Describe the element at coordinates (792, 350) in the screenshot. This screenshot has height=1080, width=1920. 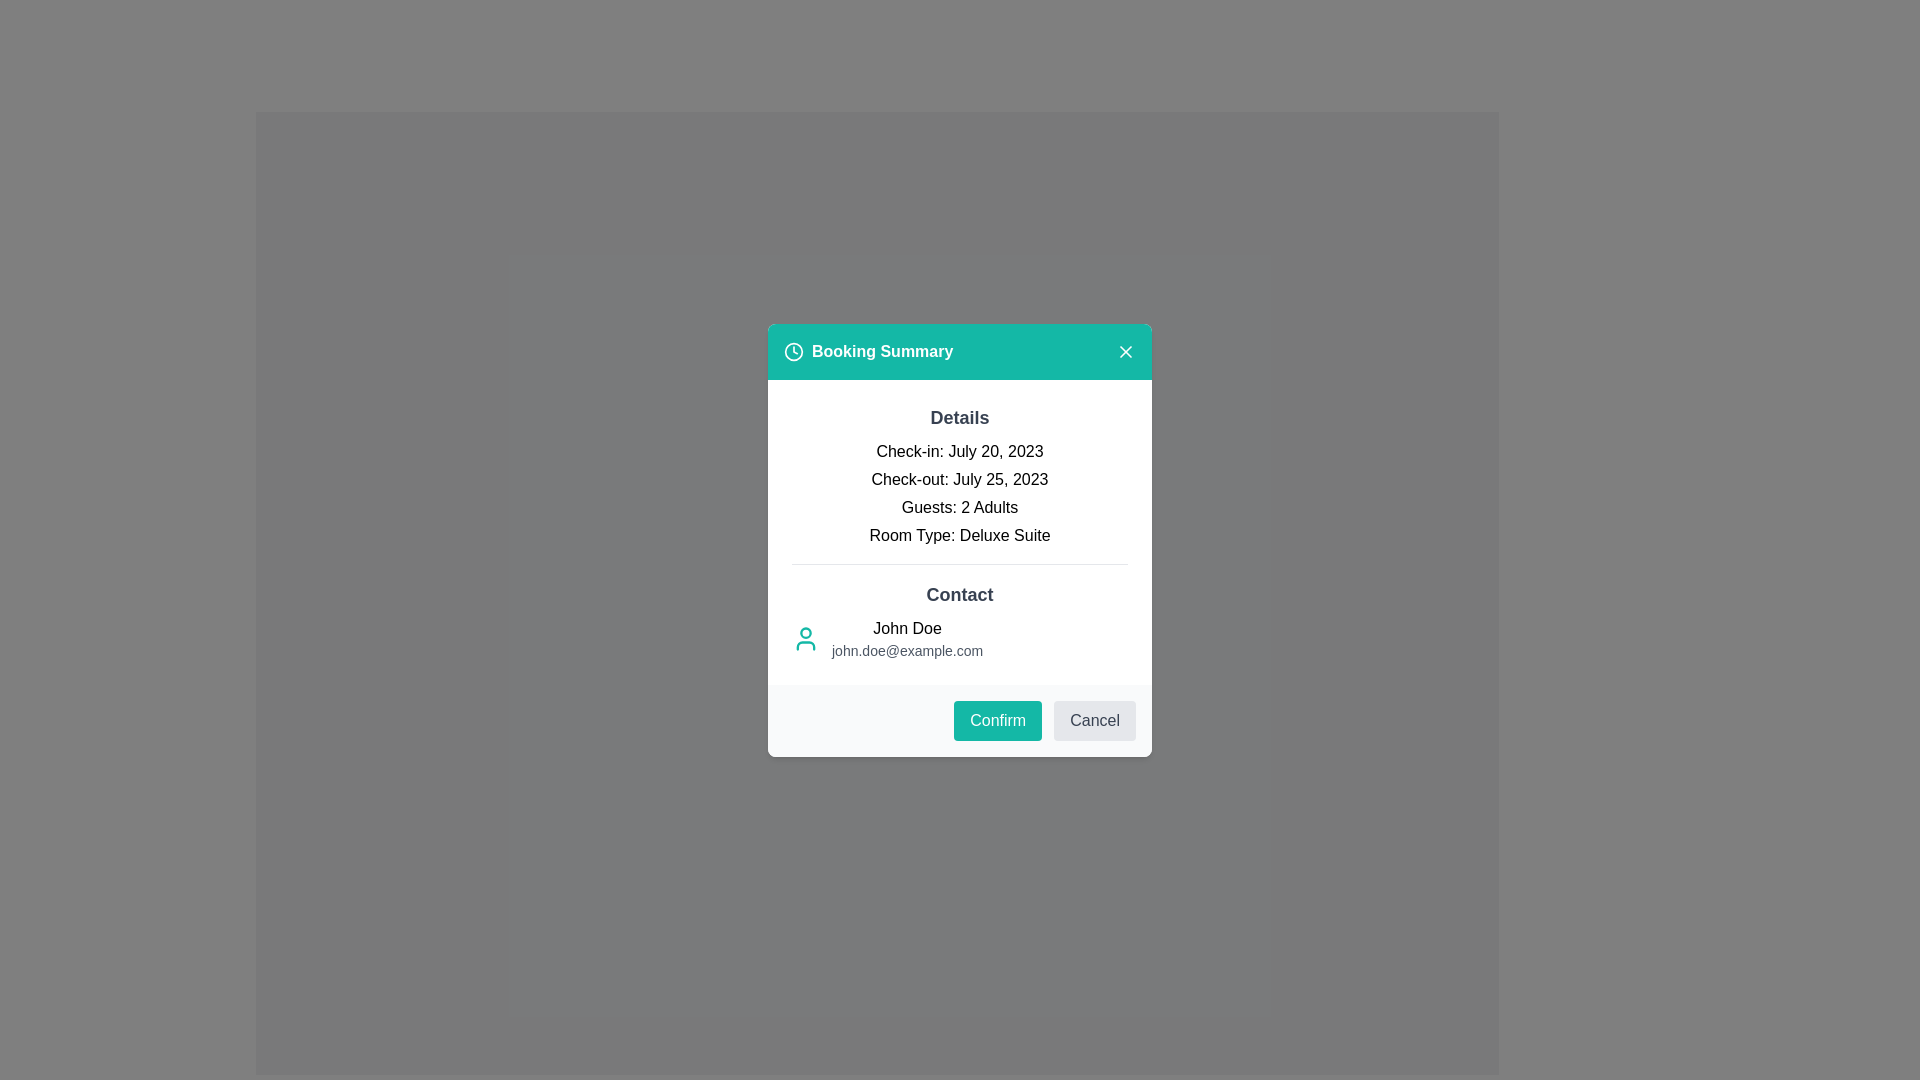
I see `the circular border of the clock icon in the 'Booking Summary' modal window, positioned on the far left of the header bar` at that location.